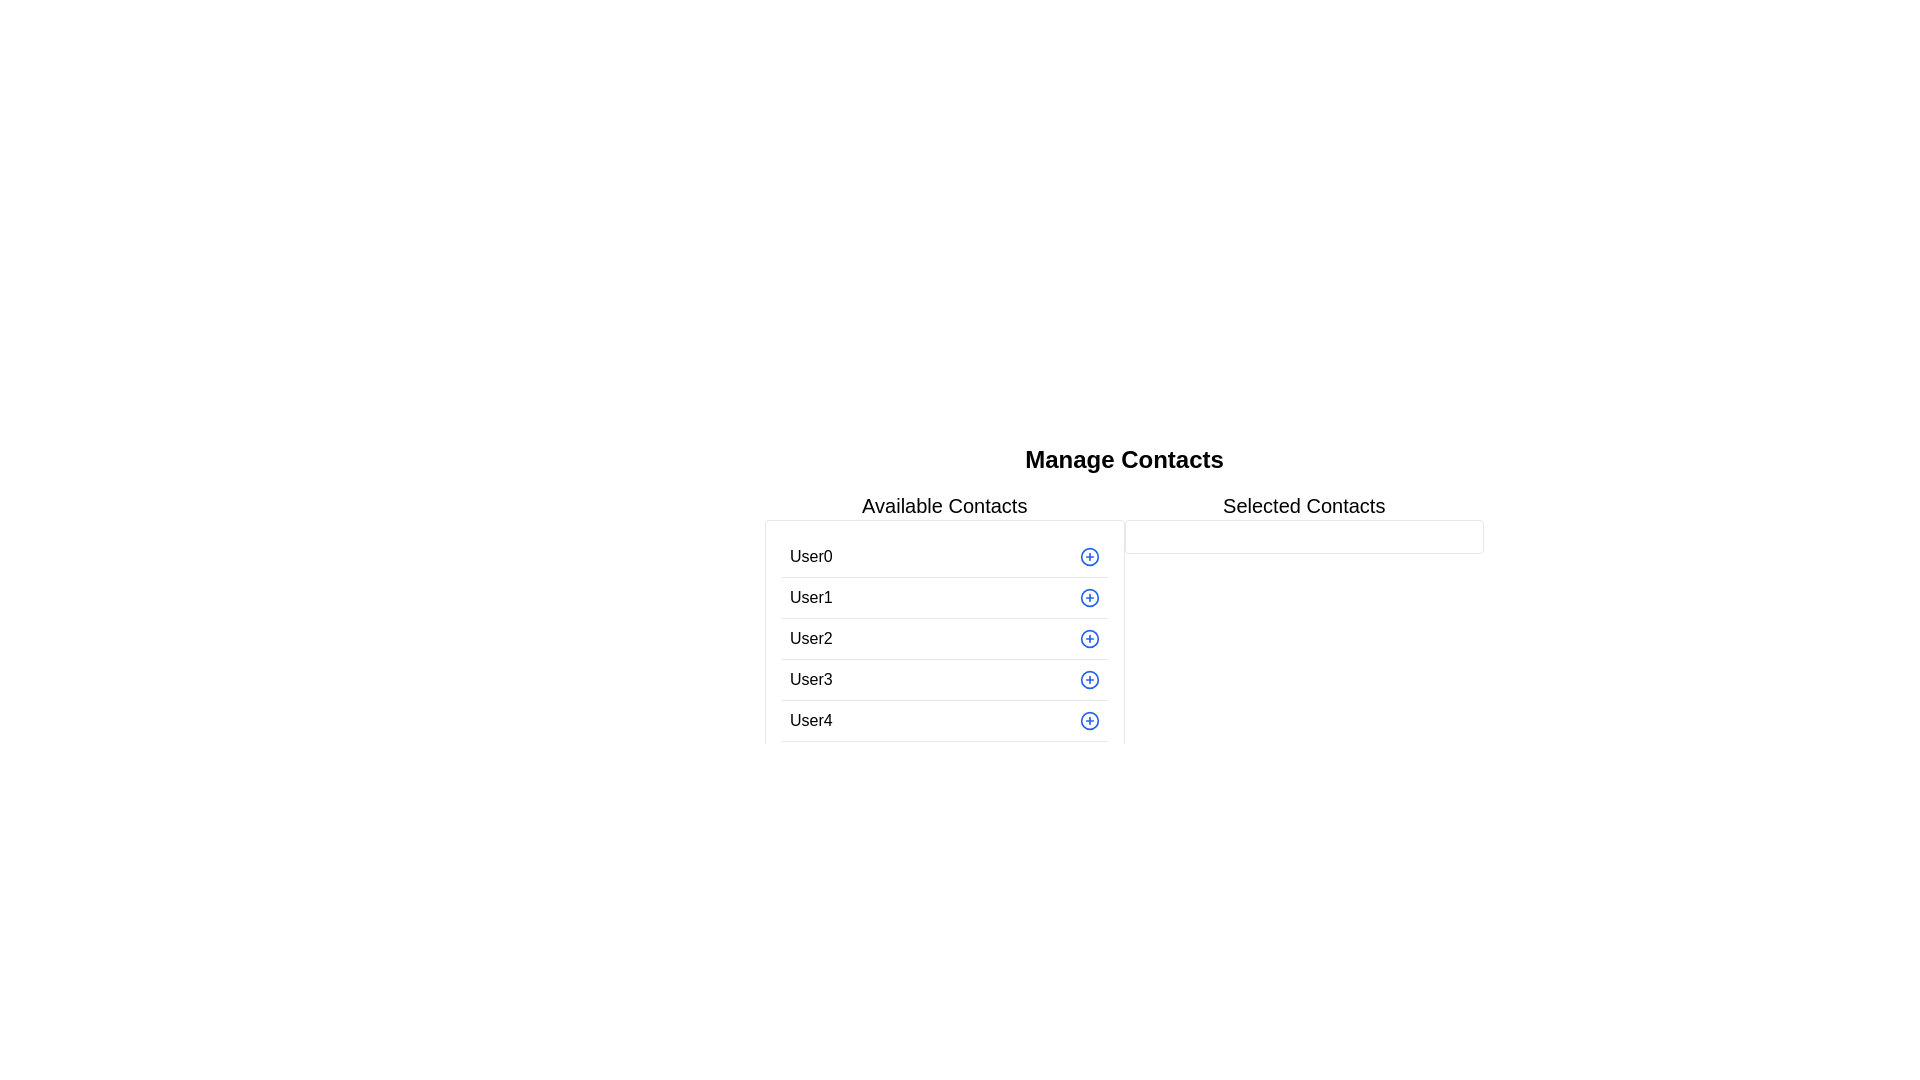  What do you see at coordinates (1088, 721) in the screenshot?
I see `the interactive button located in the last row of the list, next to the label 'User4'` at bounding box center [1088, 721].